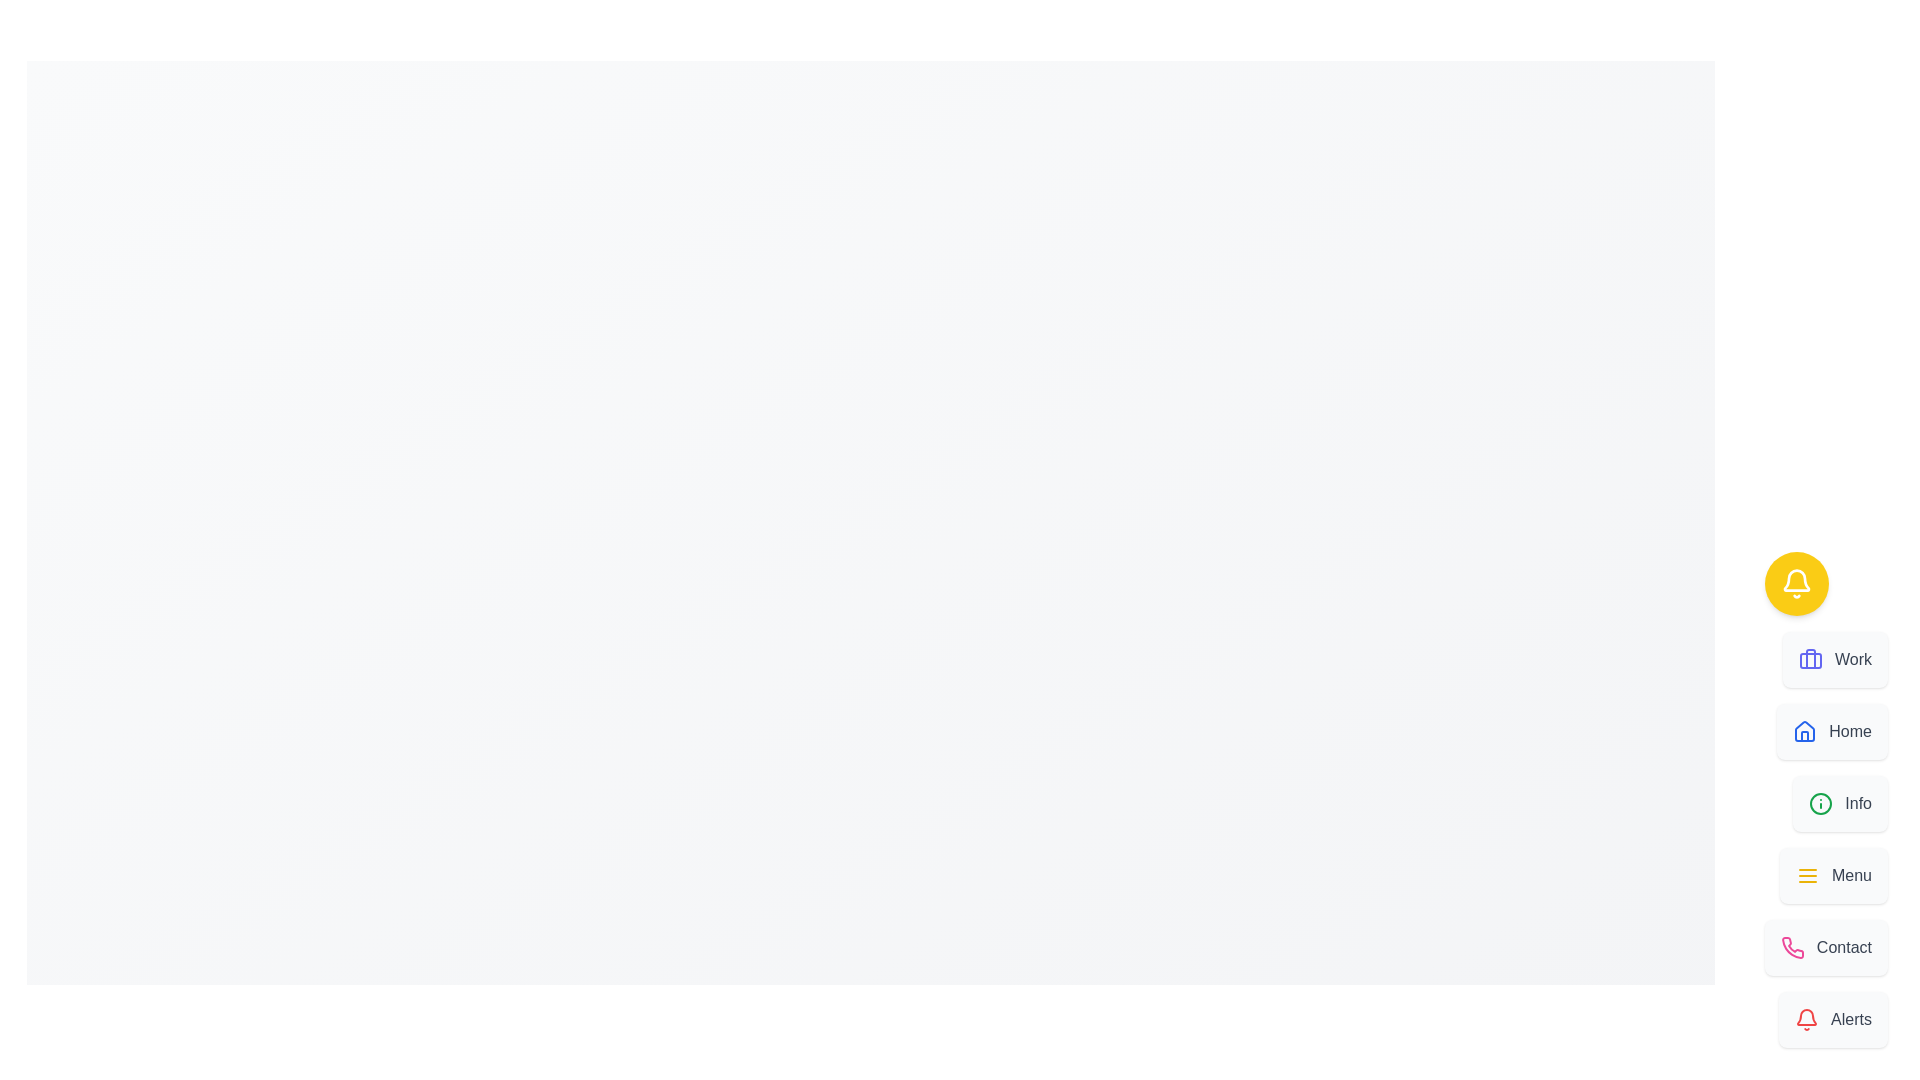  I want to click on the option Home from the Speed Dial menu, so click(1832, 732).